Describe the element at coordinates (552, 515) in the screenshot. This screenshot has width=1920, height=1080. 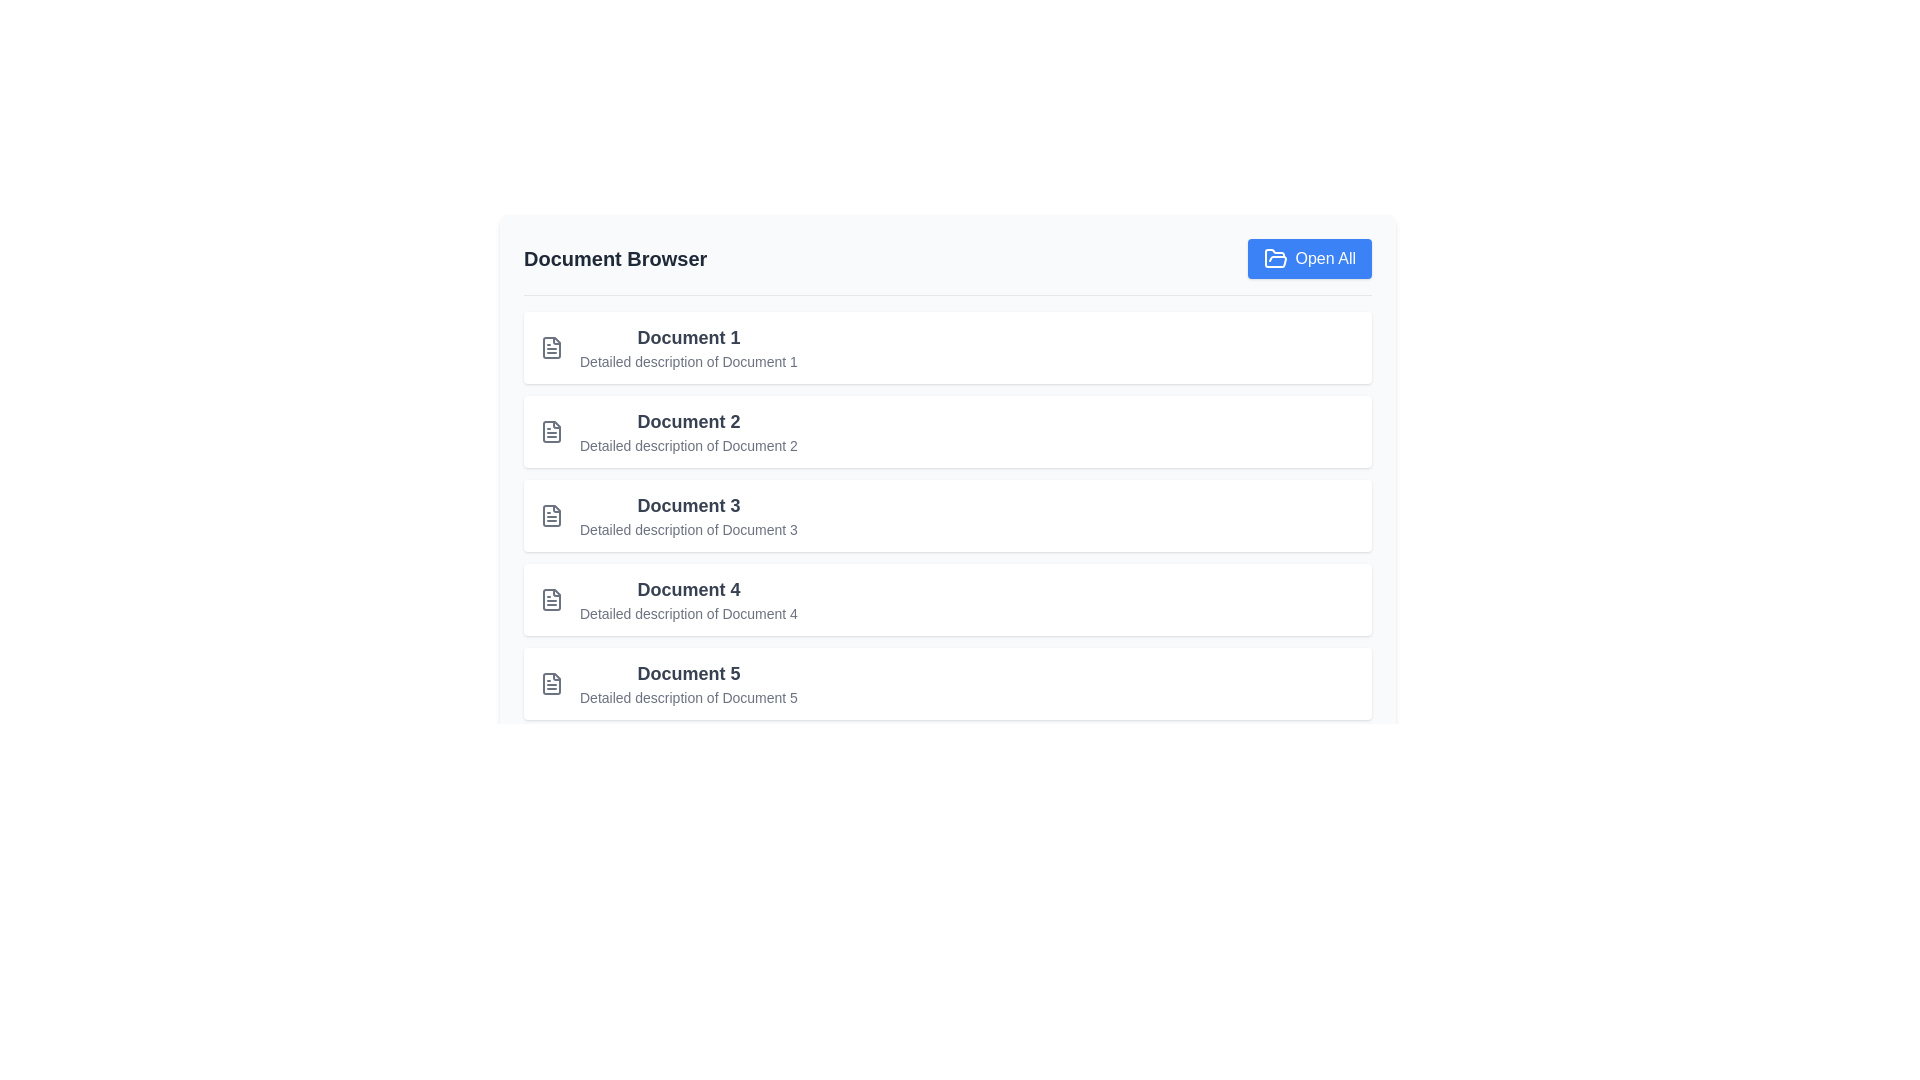
I see `the document icon, which is gray with a corner fold, located next to 'Document 3' in the document list` at that location.